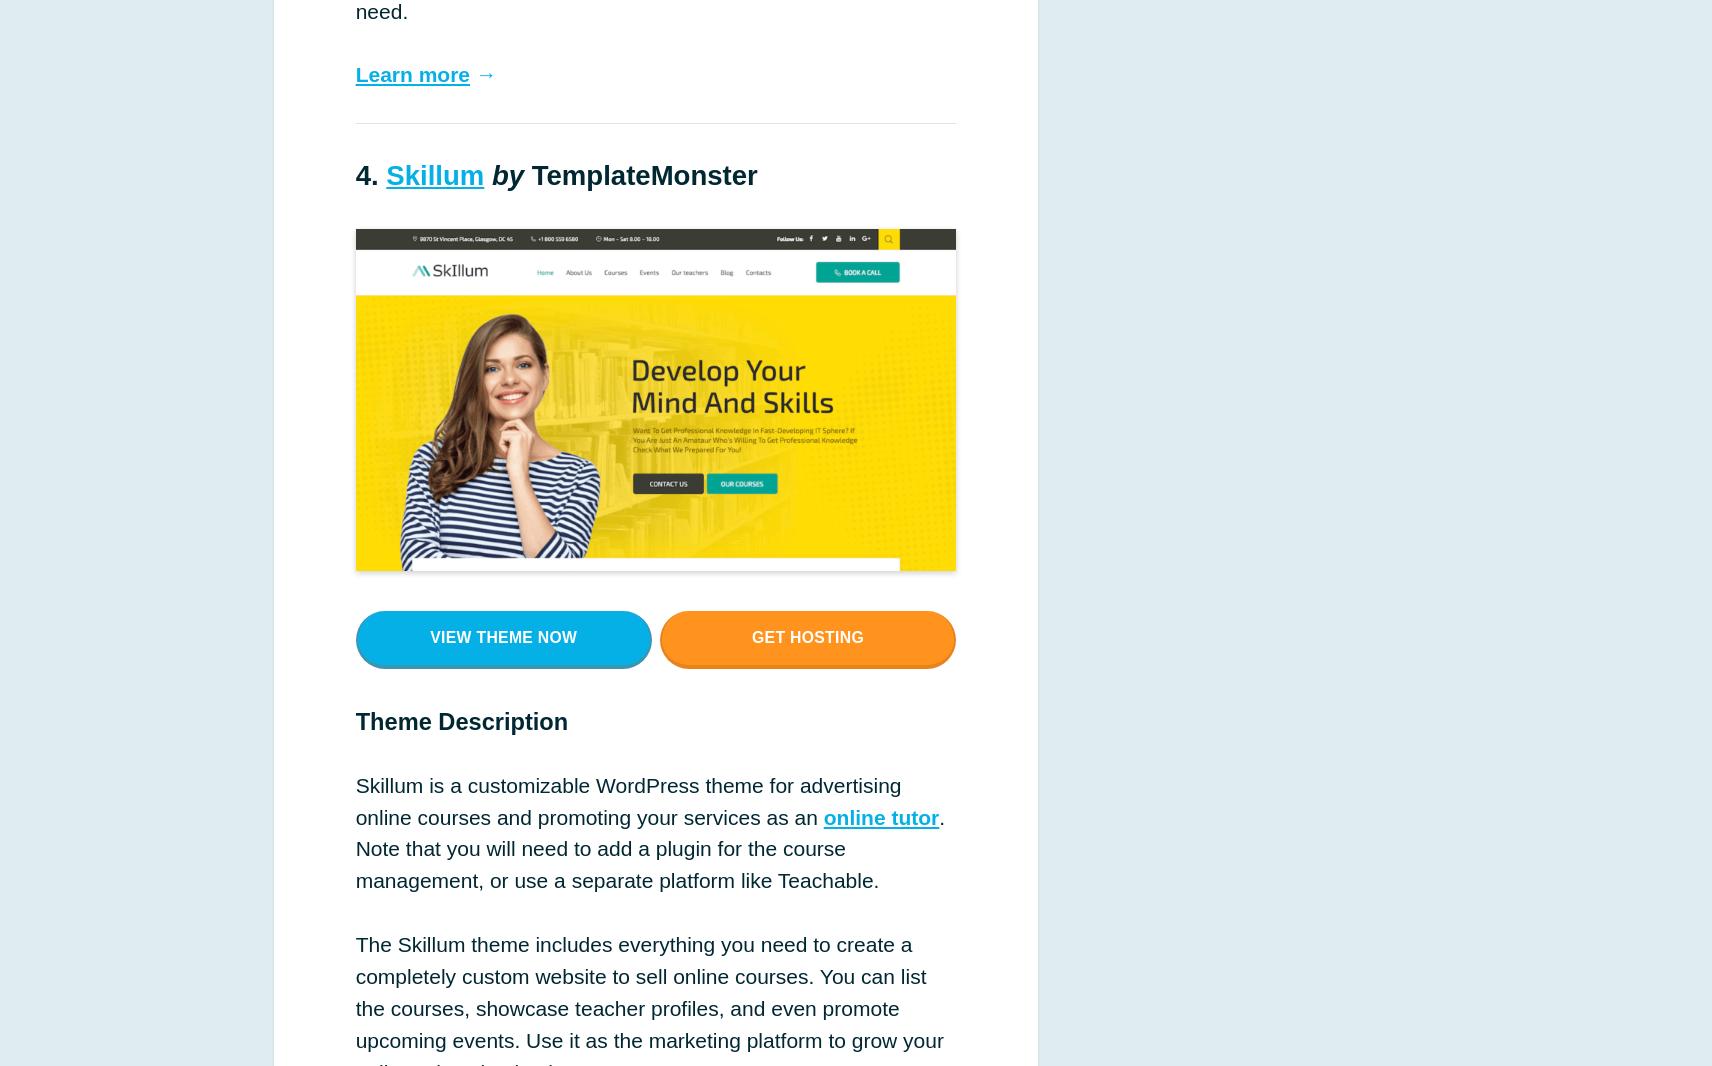  What do you see at coordinates (434, 174) in the screenshot?
I see `'Skillum'` at bounding box center [434, 174].